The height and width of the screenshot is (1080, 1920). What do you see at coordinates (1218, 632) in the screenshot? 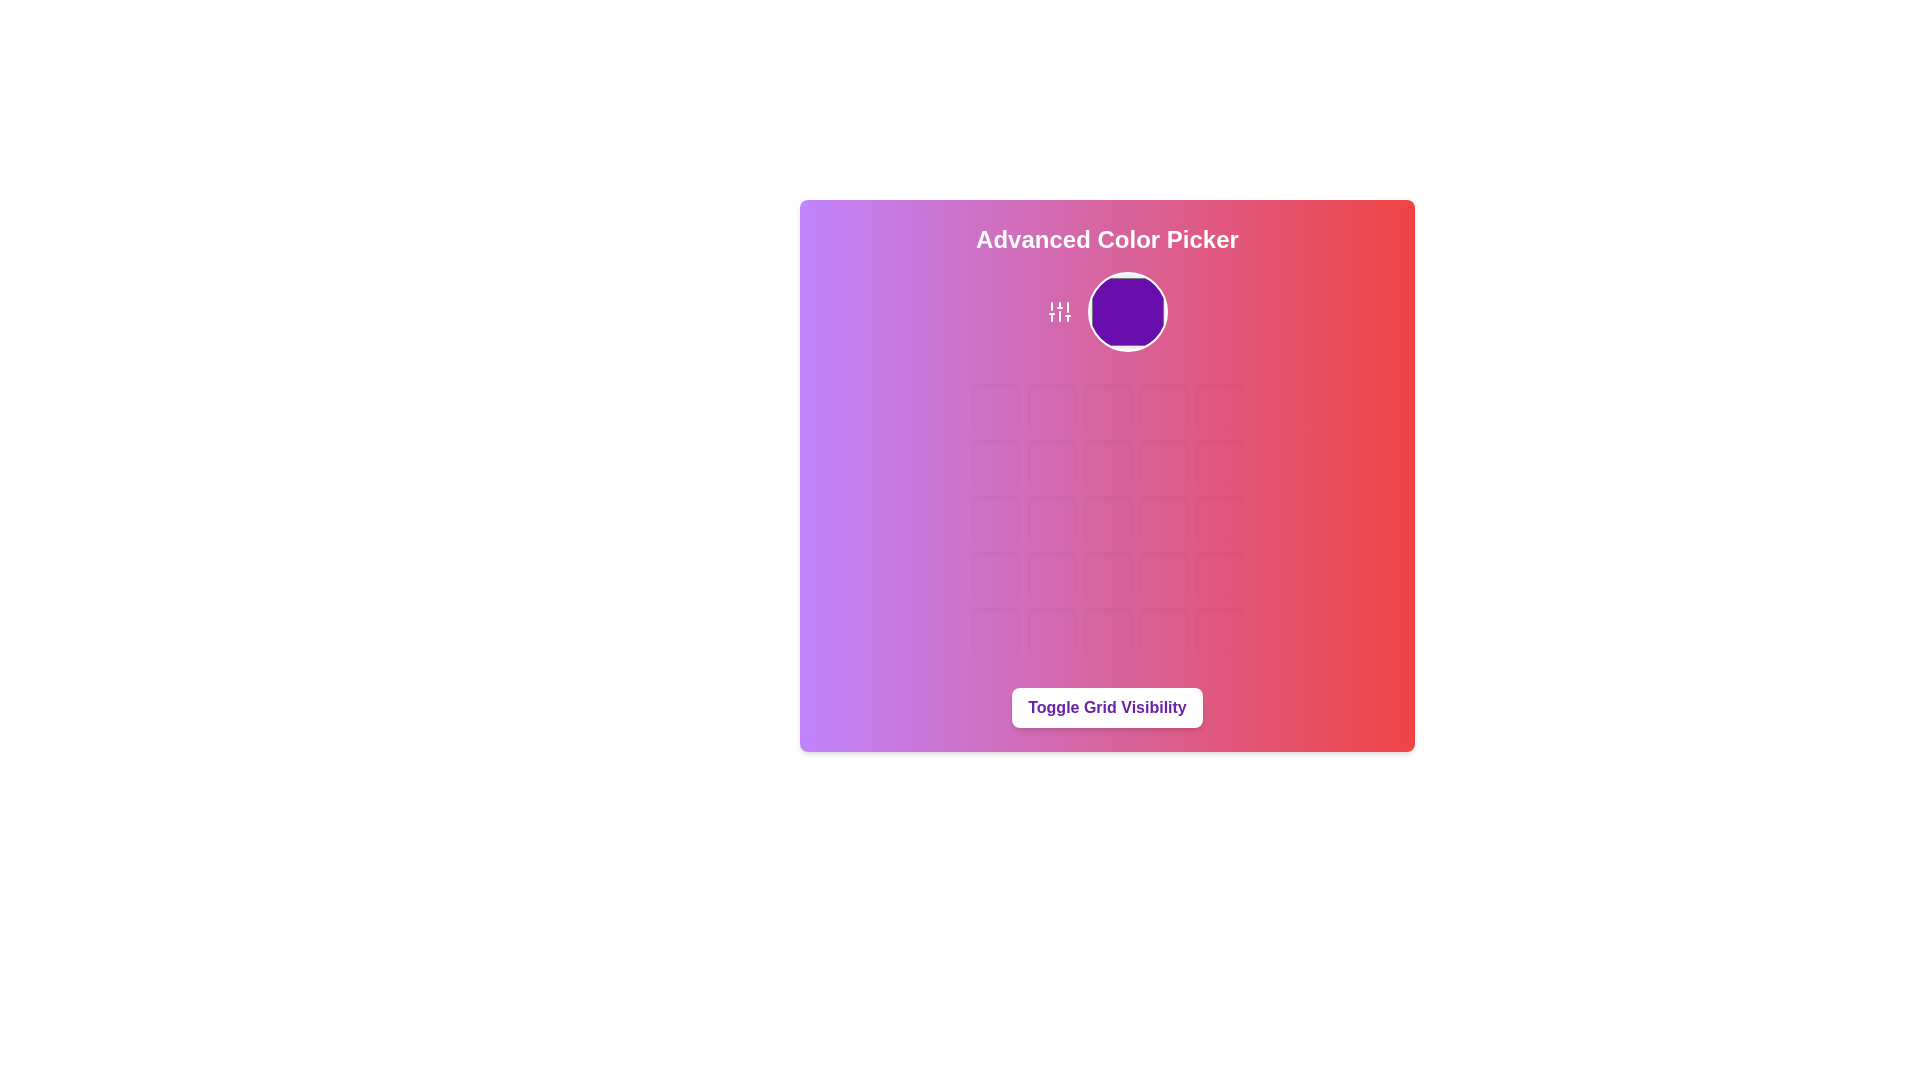
I see `the bottom-right corner cell of the 12x12 grid segment styled with rounded corners and a subtle shadow effect` at bounding box center [1218, 632].